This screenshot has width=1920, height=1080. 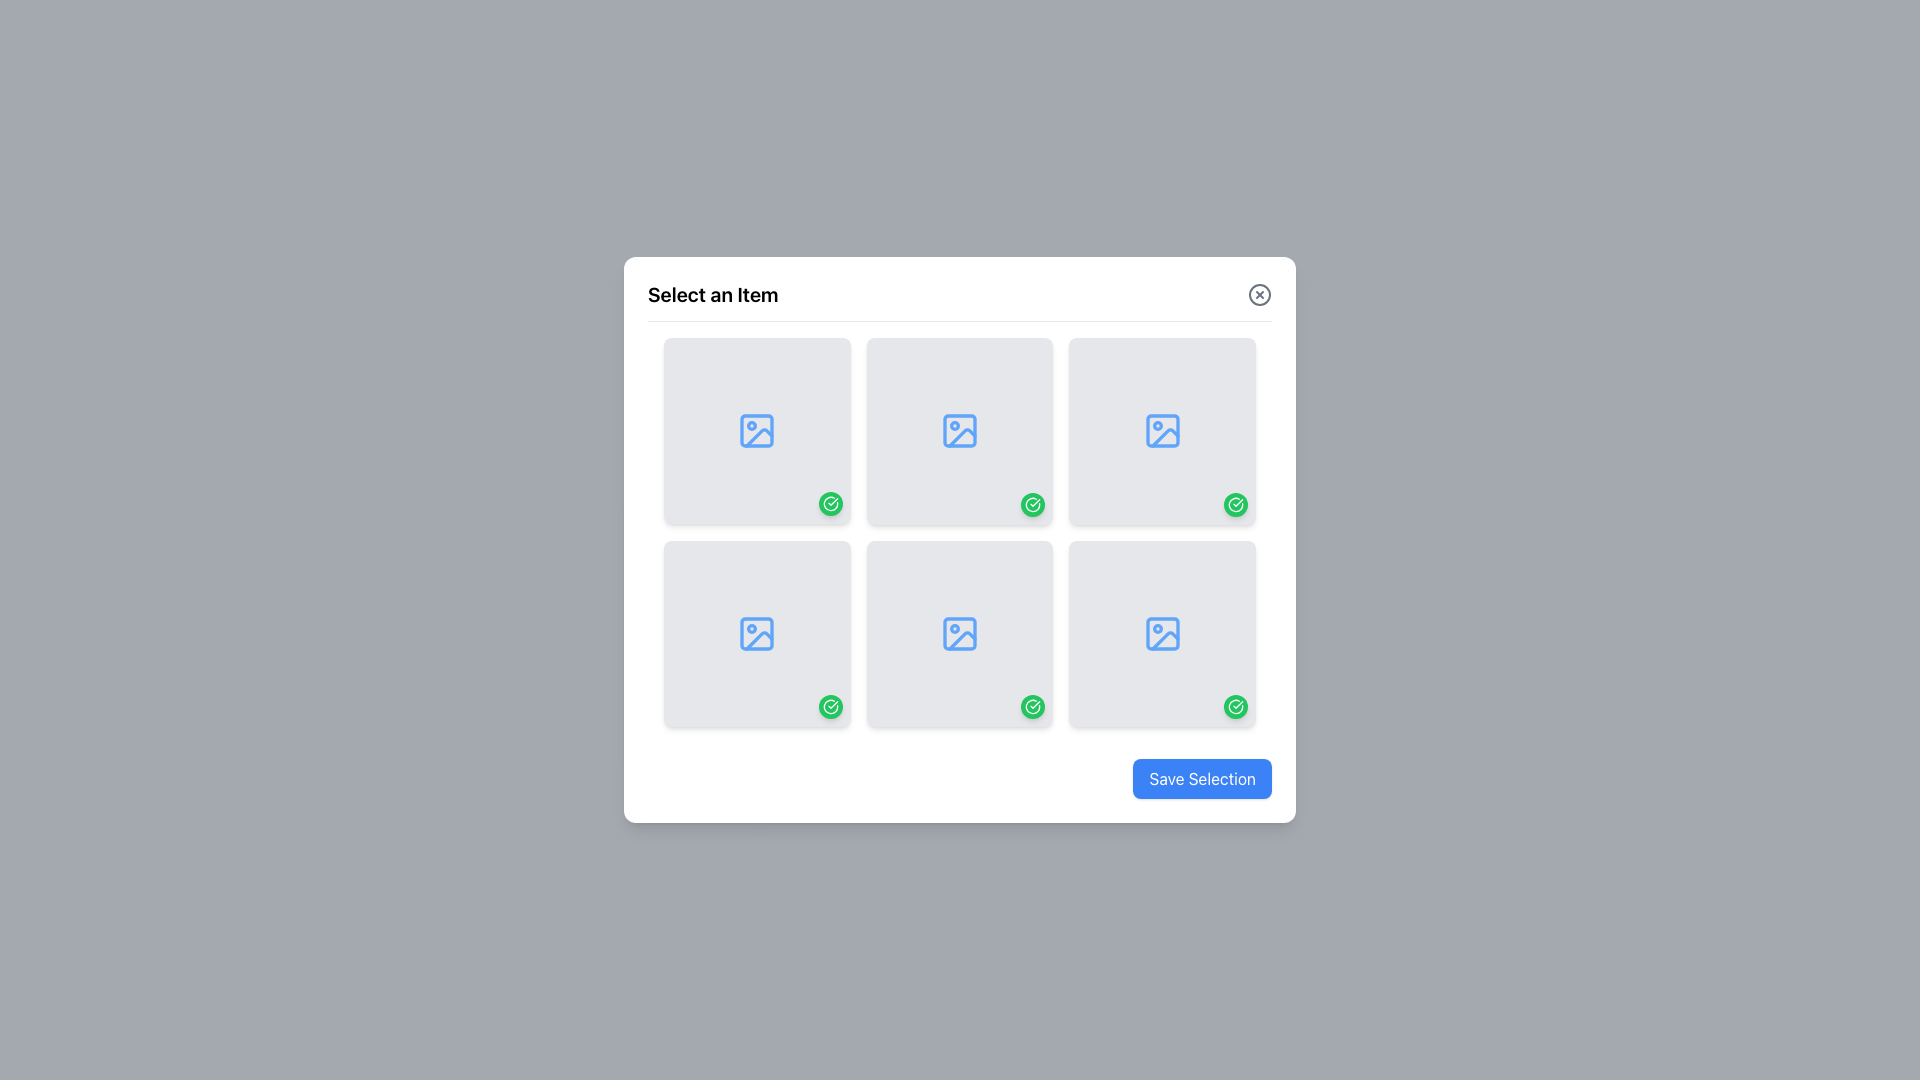 What do you see at coordinates (756, 430) in the screenshot?
I see `the first item in the first row of the three-by-three grid, located below the 'Select an Item' title` at bounding box center [756, 430].